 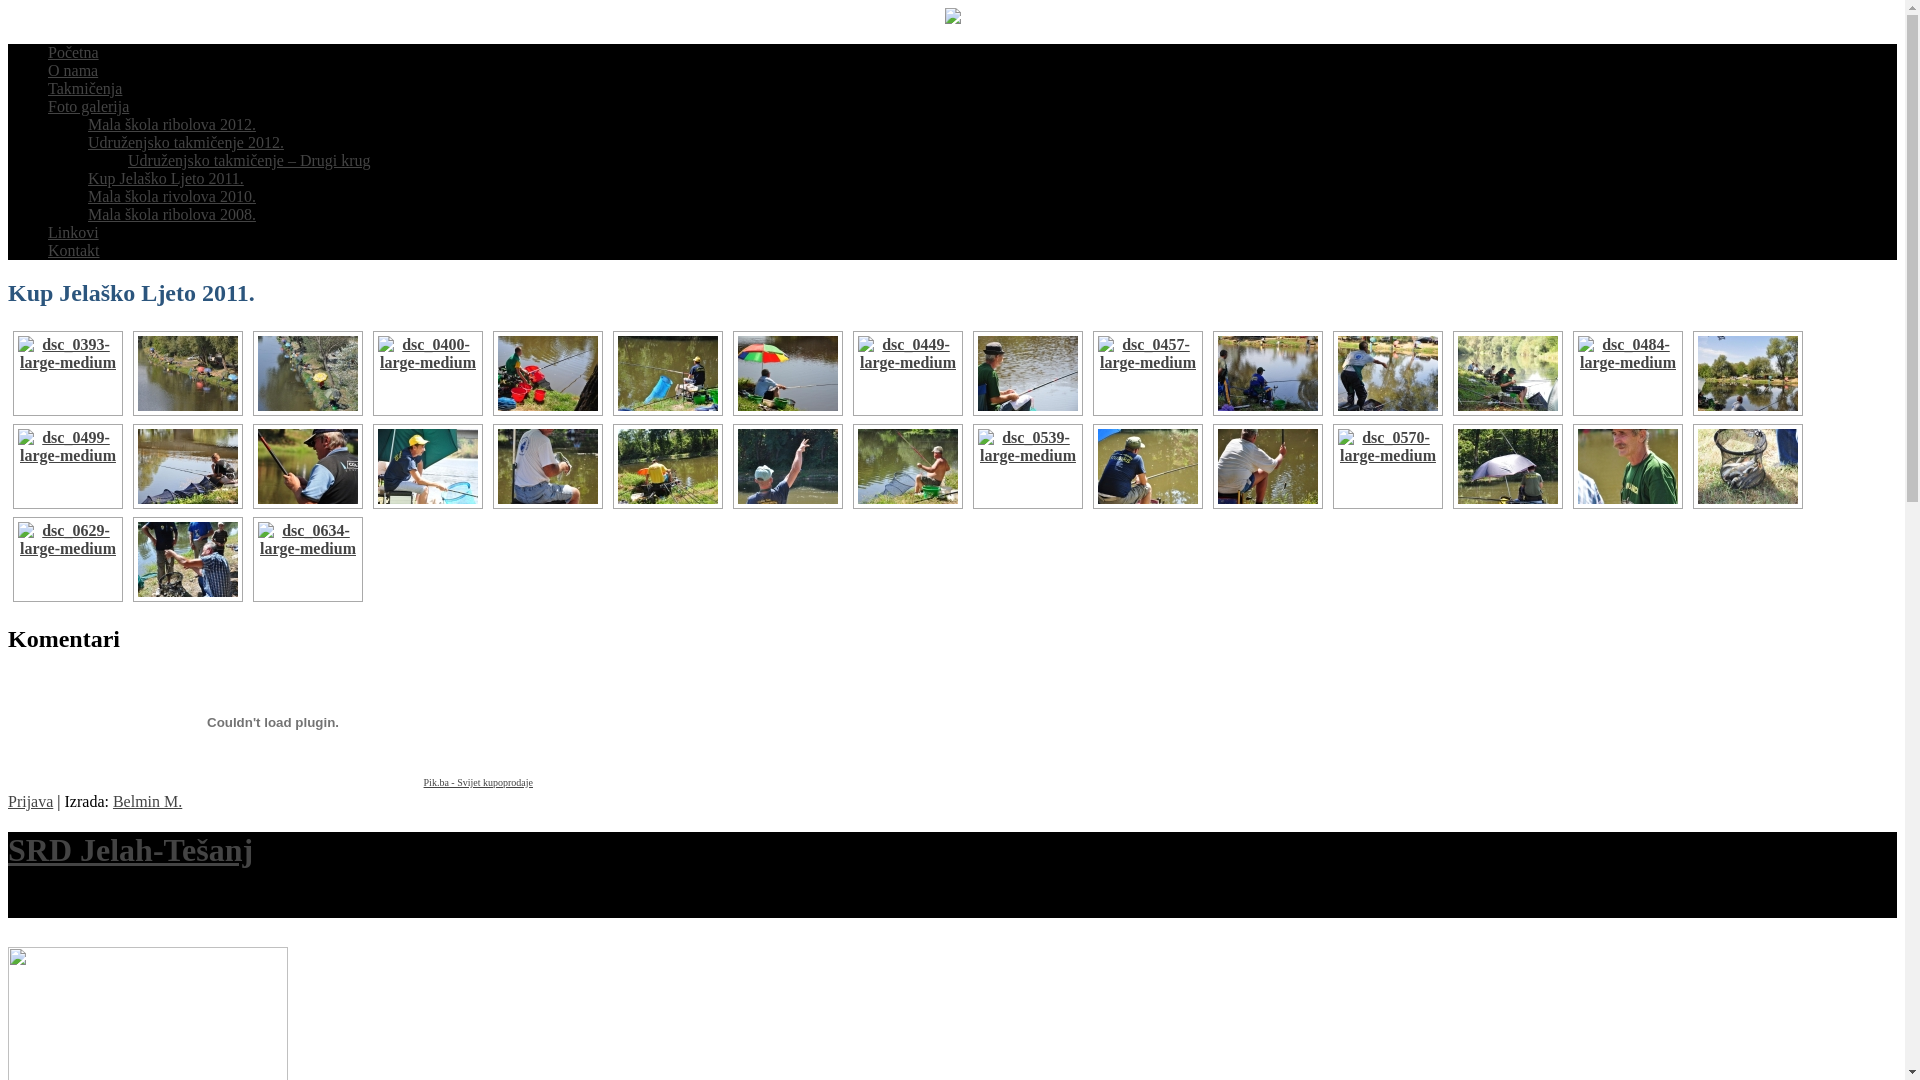 I want to click on 'dsc_0449-large-medium', so click(x=906, y=373).